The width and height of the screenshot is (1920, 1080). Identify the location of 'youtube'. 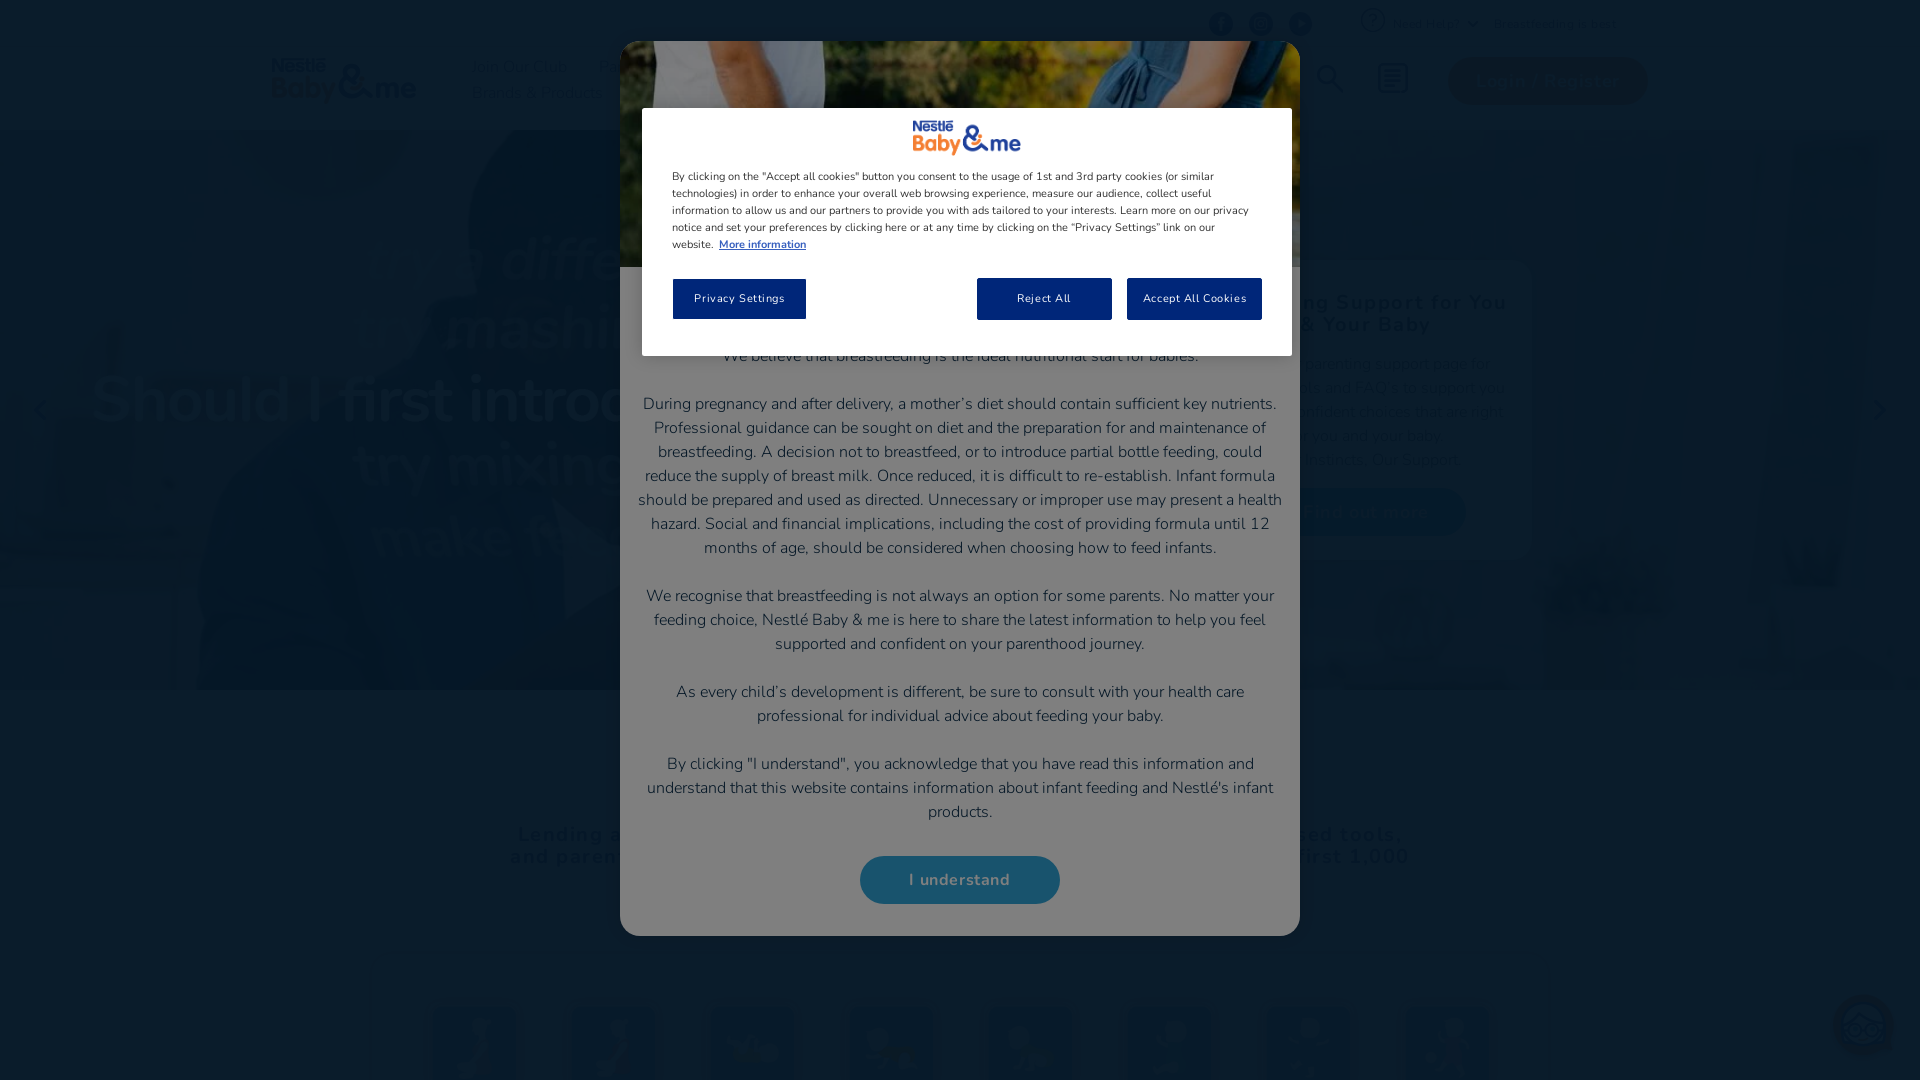
(1300, 23).